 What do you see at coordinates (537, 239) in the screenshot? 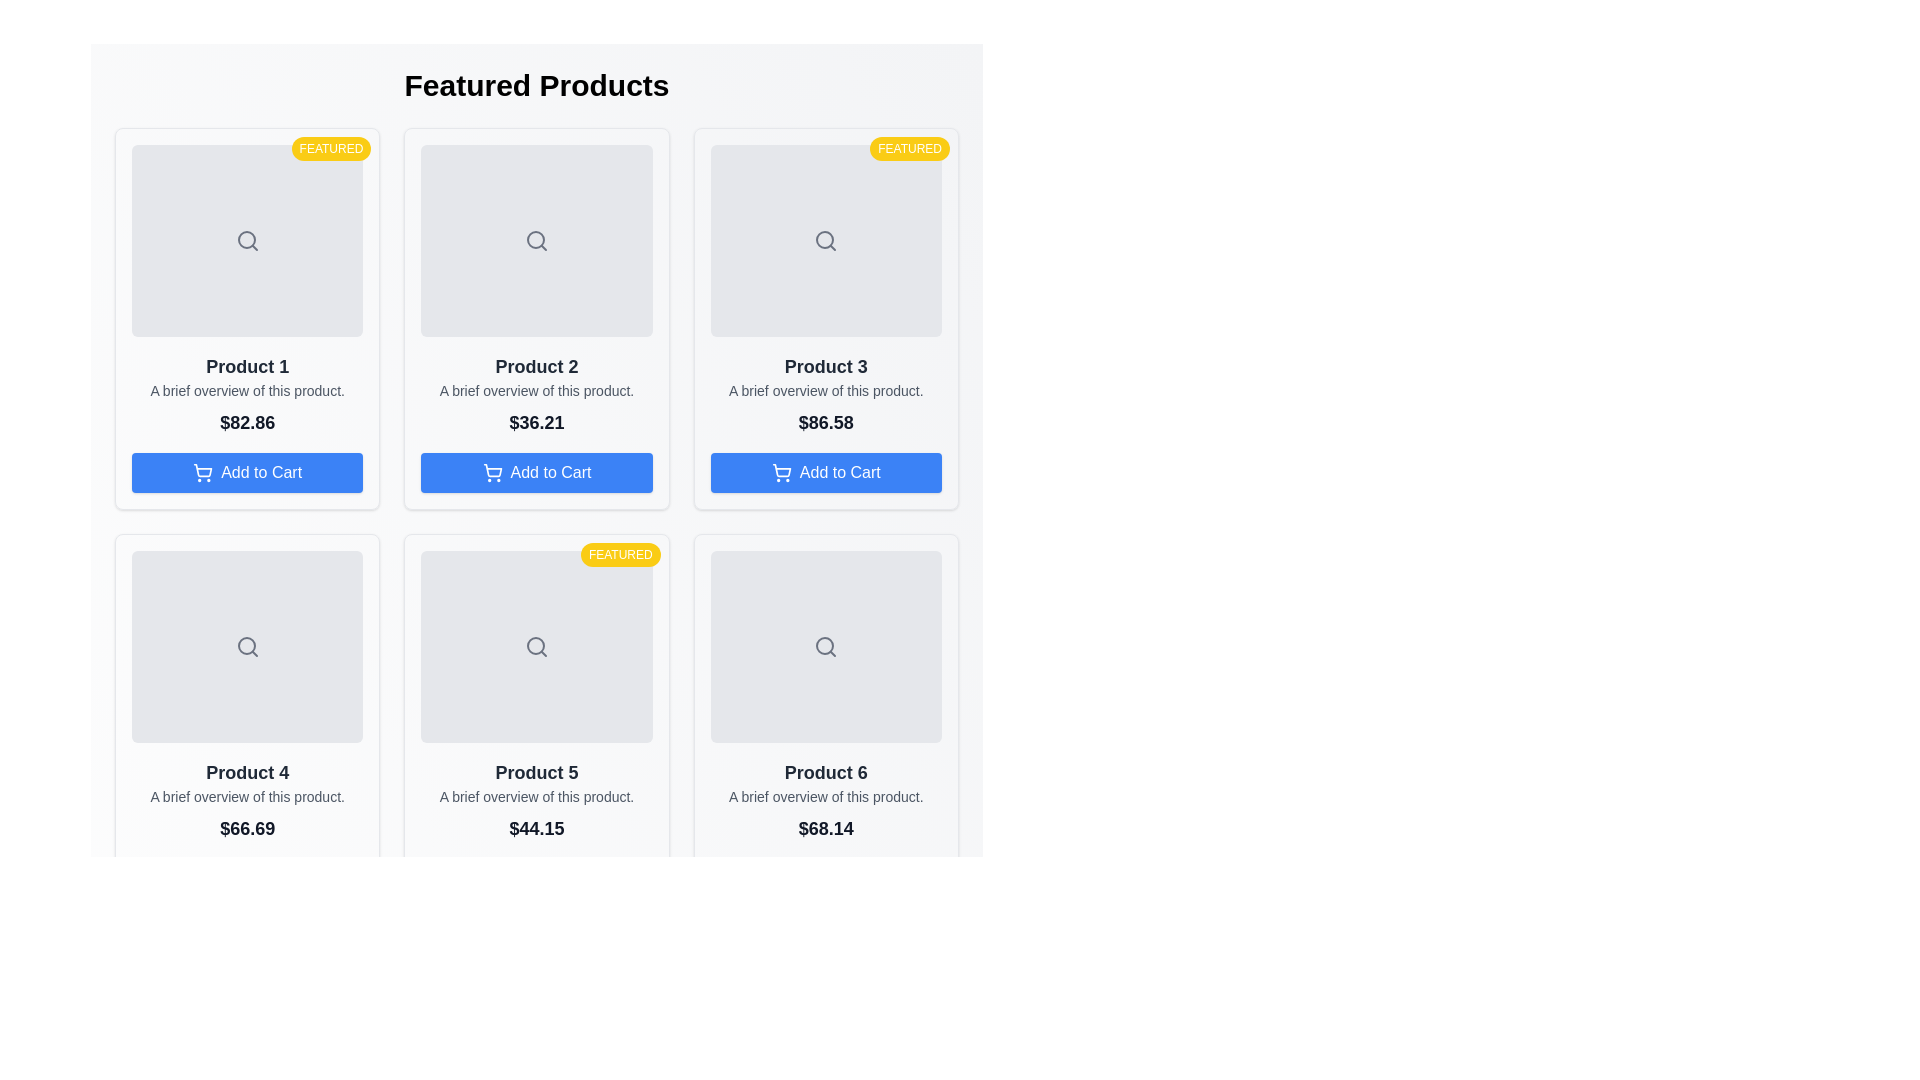
I see `the search or zoom-in icon located in the central gray placeholder of the 'Product 2' card, which is the second card in the top row among the product grid` at bounding box center [537, 239].